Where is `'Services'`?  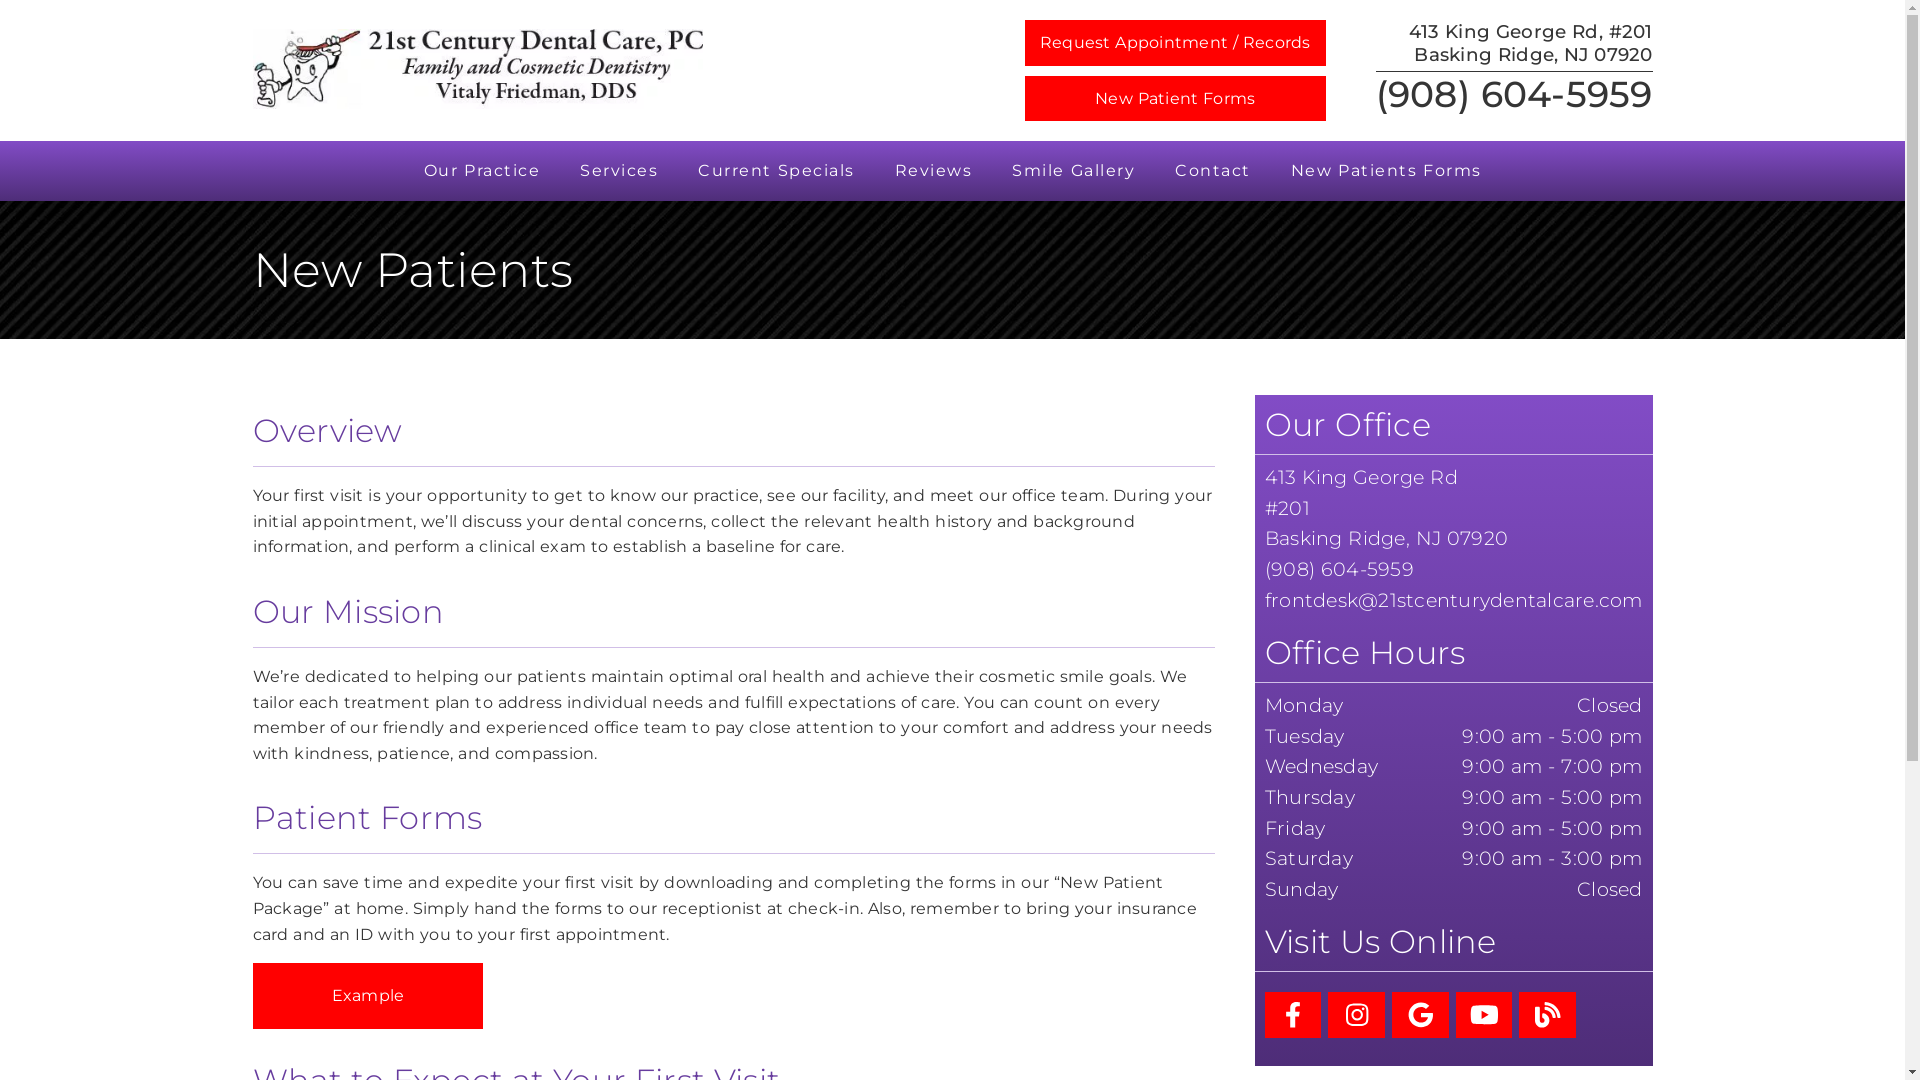 'Services' is located at coordinates (618, 169).